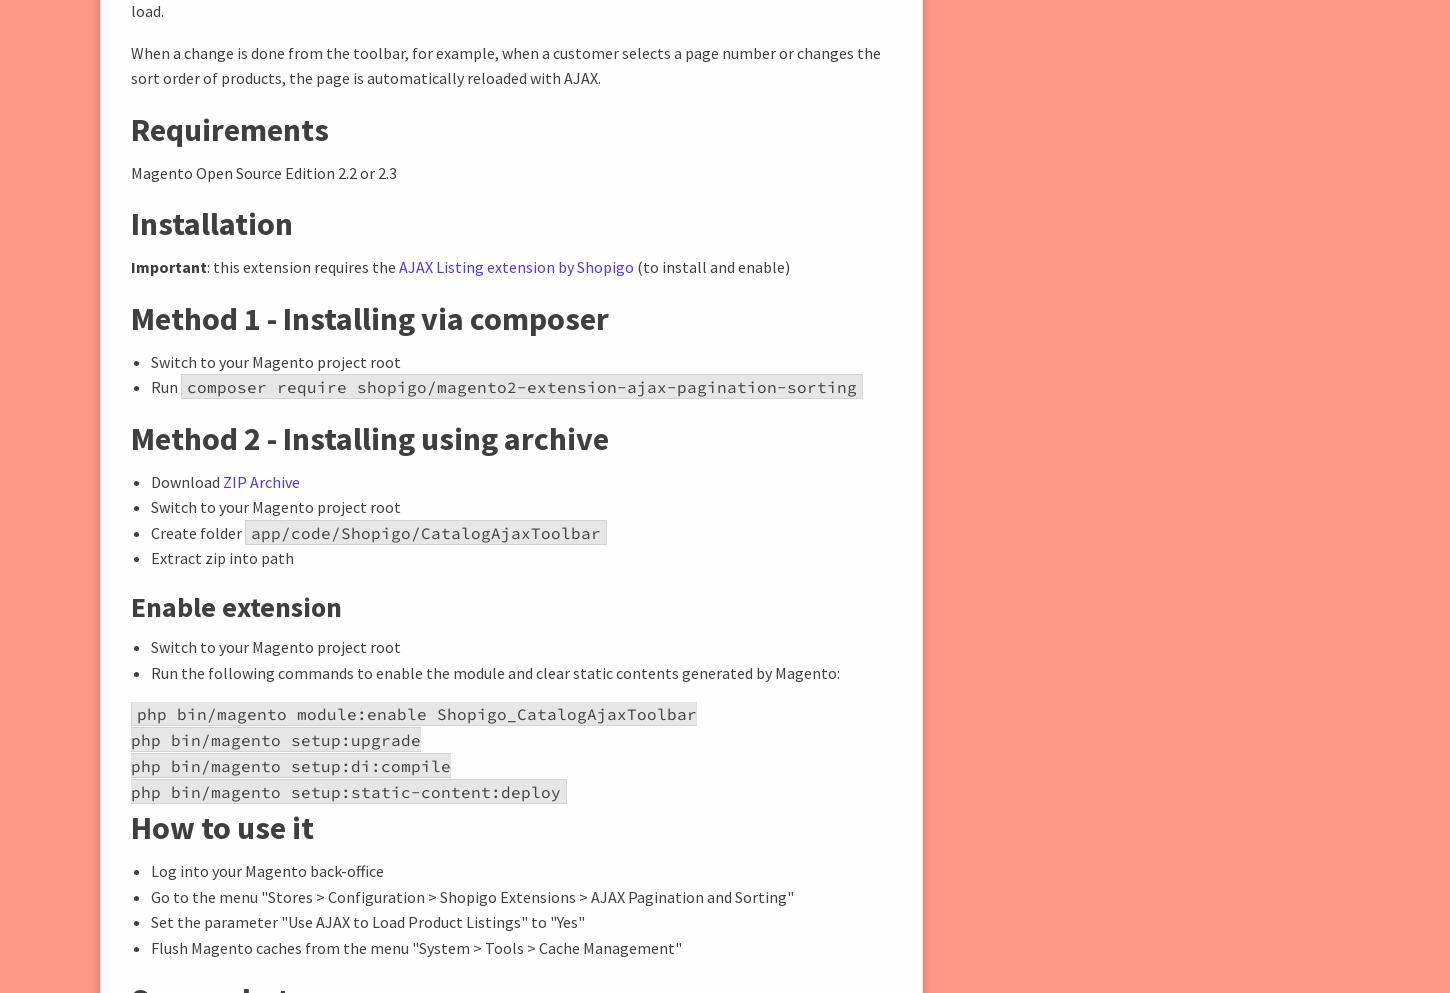  Describe the element at coordinates (369, 438) in the screenshot. I see `'Method 2 - Installing using archive'` at that location.